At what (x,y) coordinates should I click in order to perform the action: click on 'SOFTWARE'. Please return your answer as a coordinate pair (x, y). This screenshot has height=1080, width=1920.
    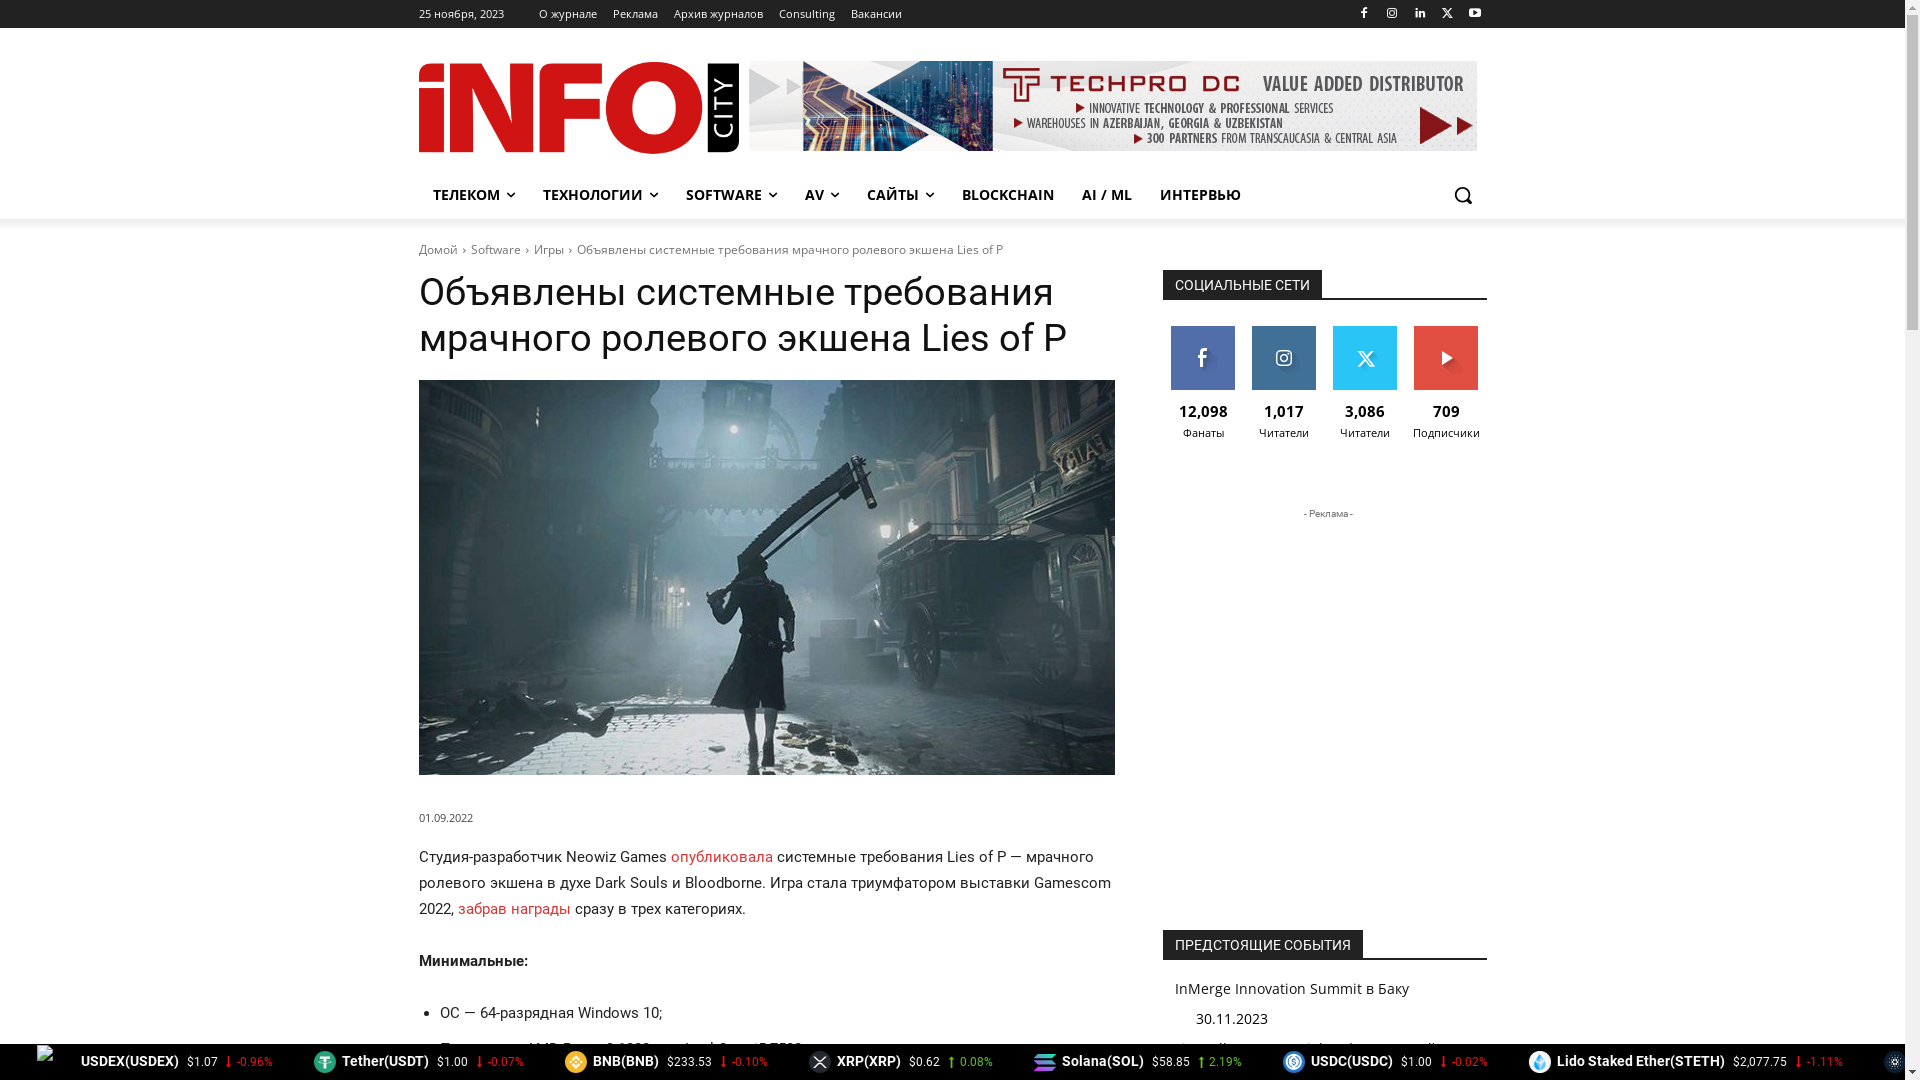
    Looking at the image, I should click on (730, 195).